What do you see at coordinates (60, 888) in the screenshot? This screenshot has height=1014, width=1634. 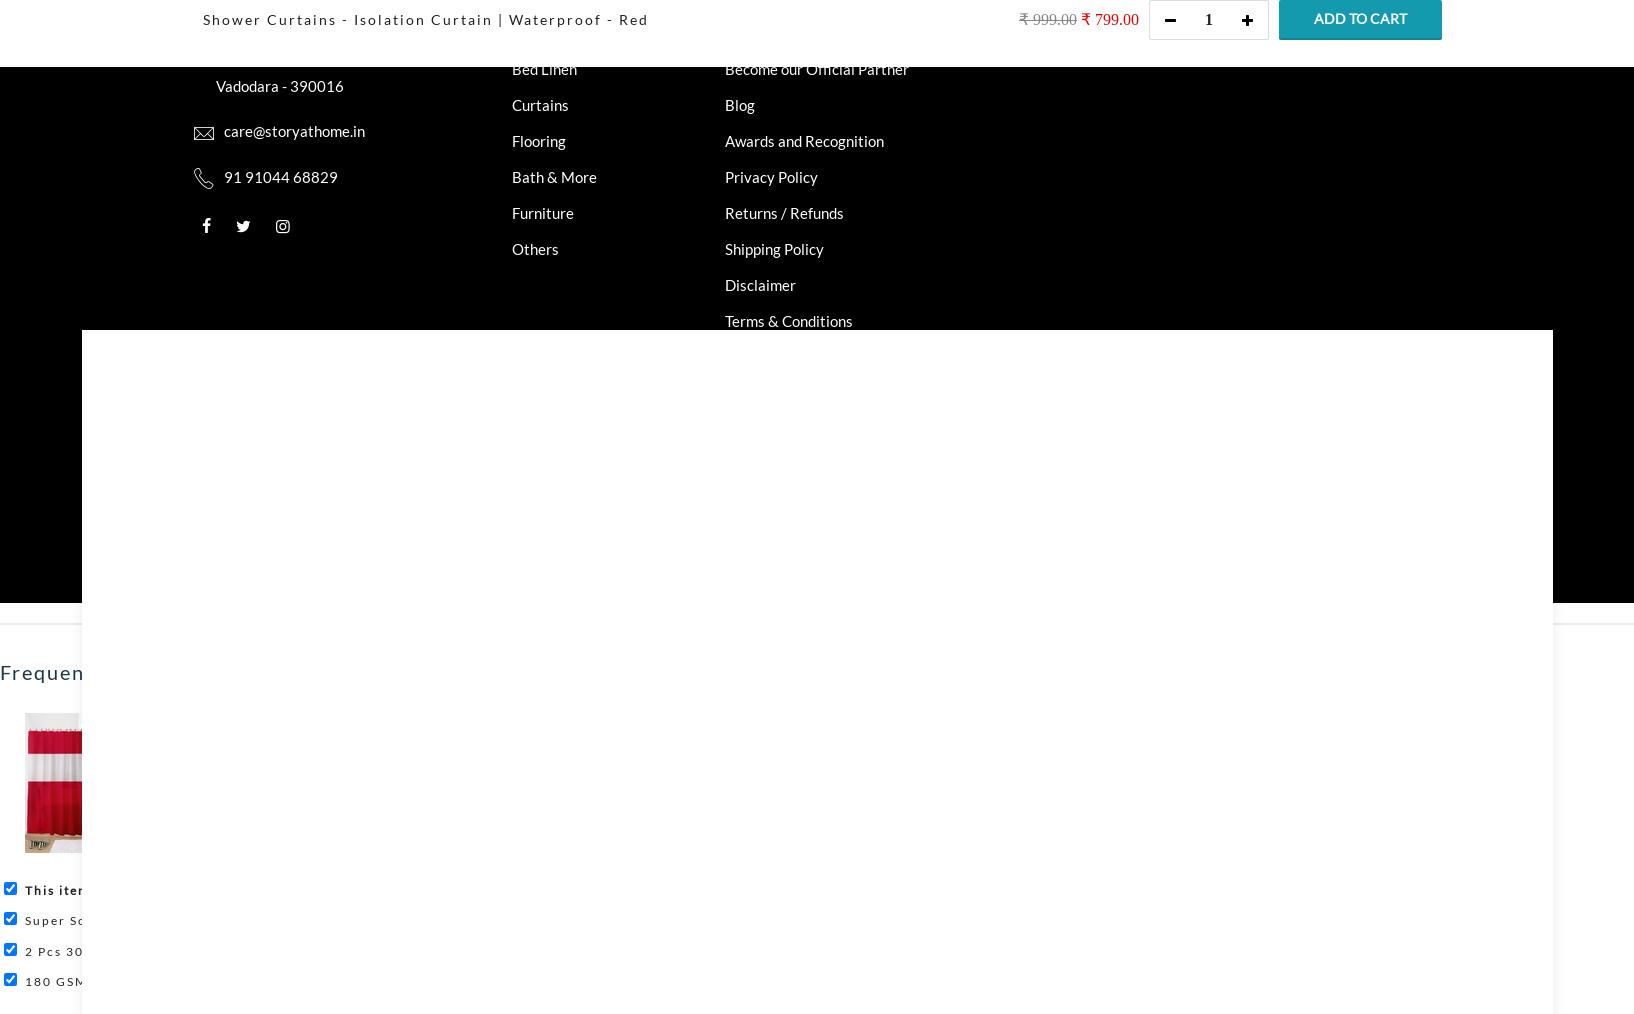 I see `'This item:'` at bounding box center [60, 888].